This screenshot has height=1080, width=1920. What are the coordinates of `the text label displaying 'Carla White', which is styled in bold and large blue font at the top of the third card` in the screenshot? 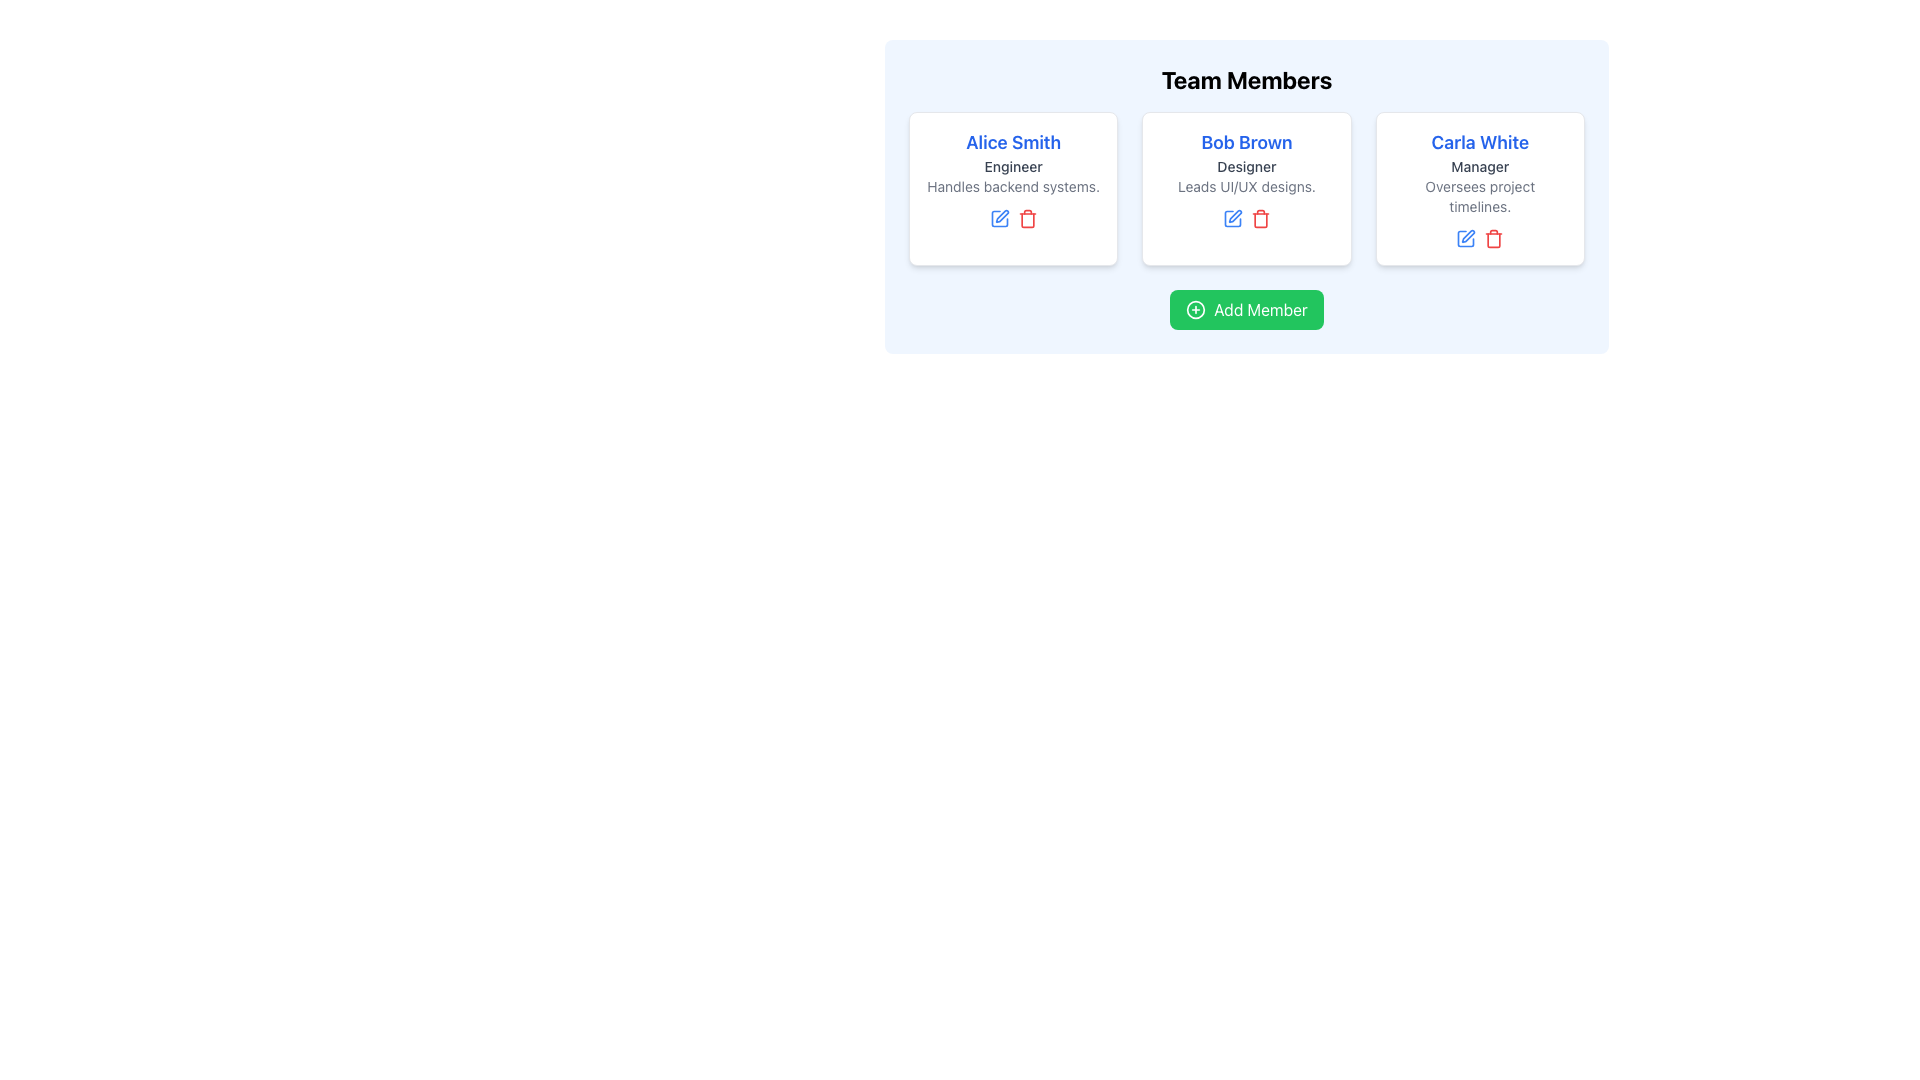 It's located at (1480, 141).